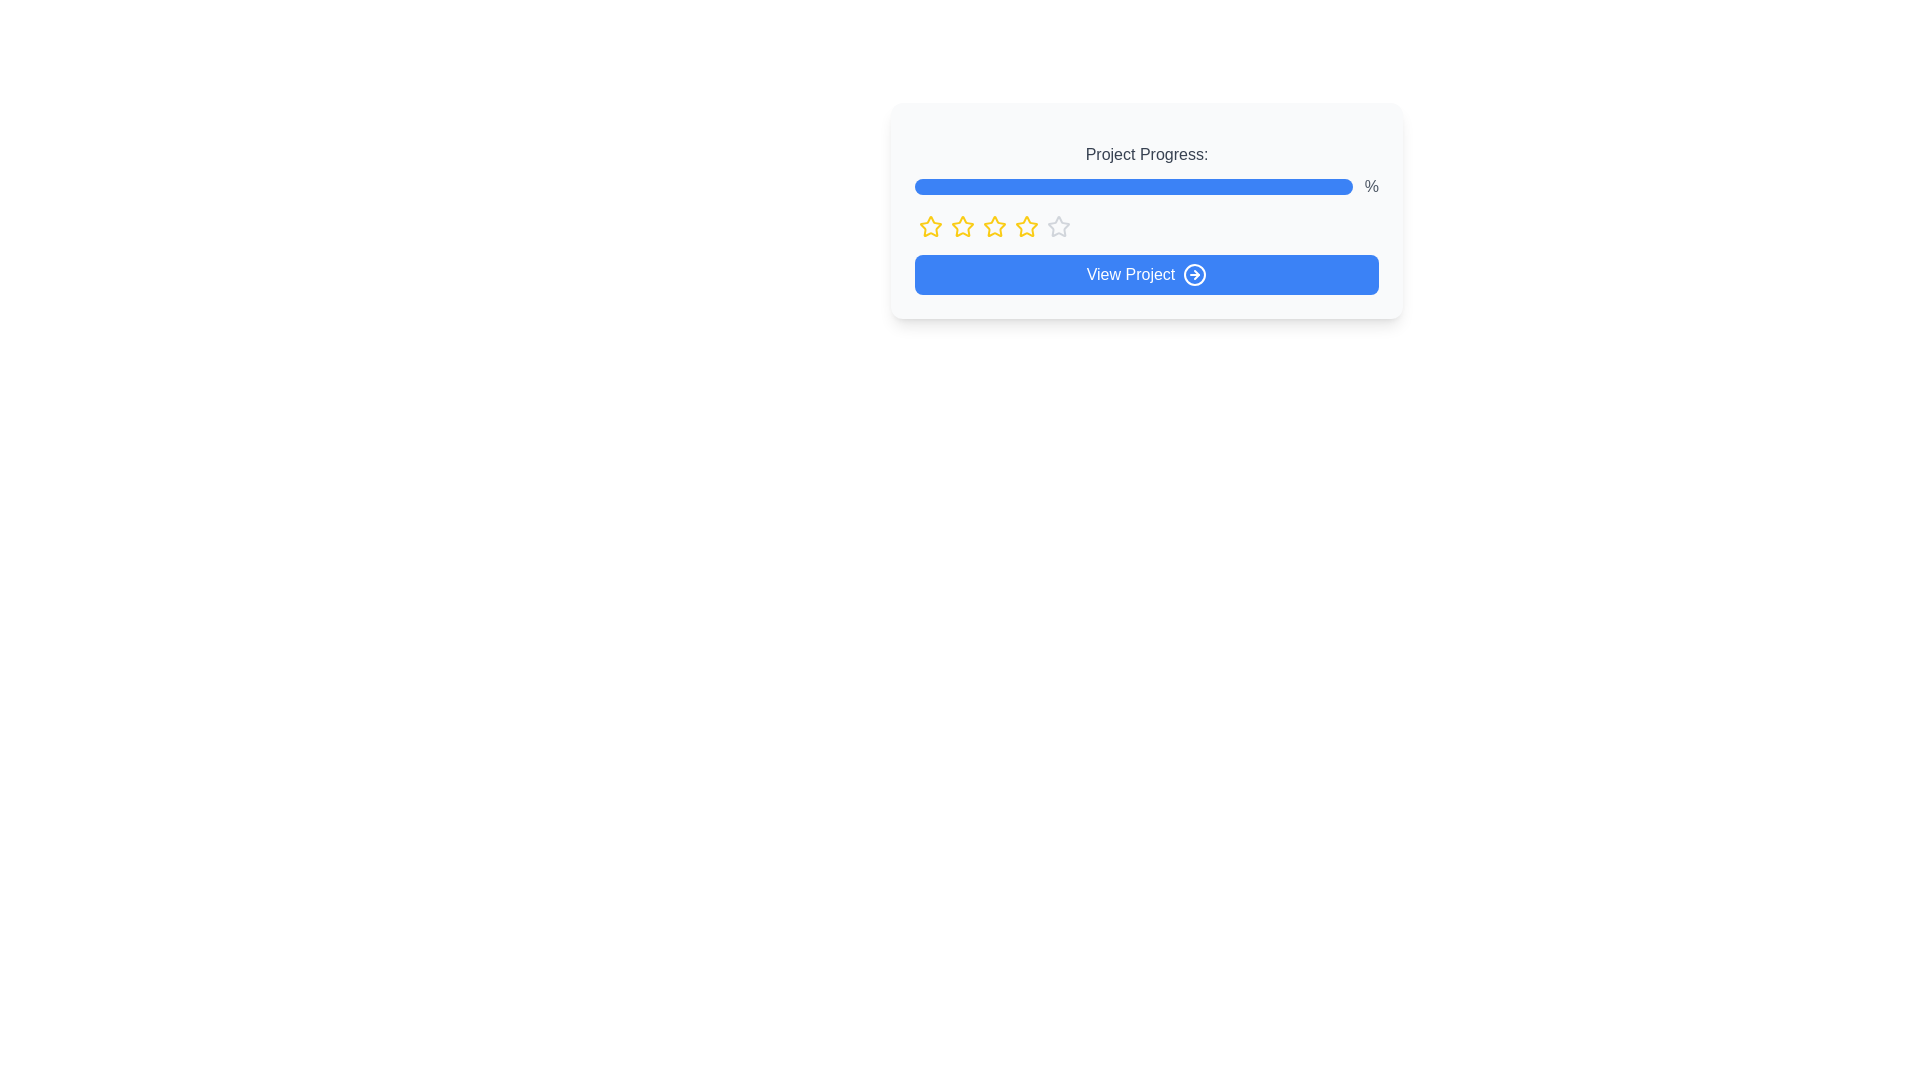 The image size is (1920, 1080). Describe the element at coordinates (1169, 186) in the screenshot. I see `progress` at that location.